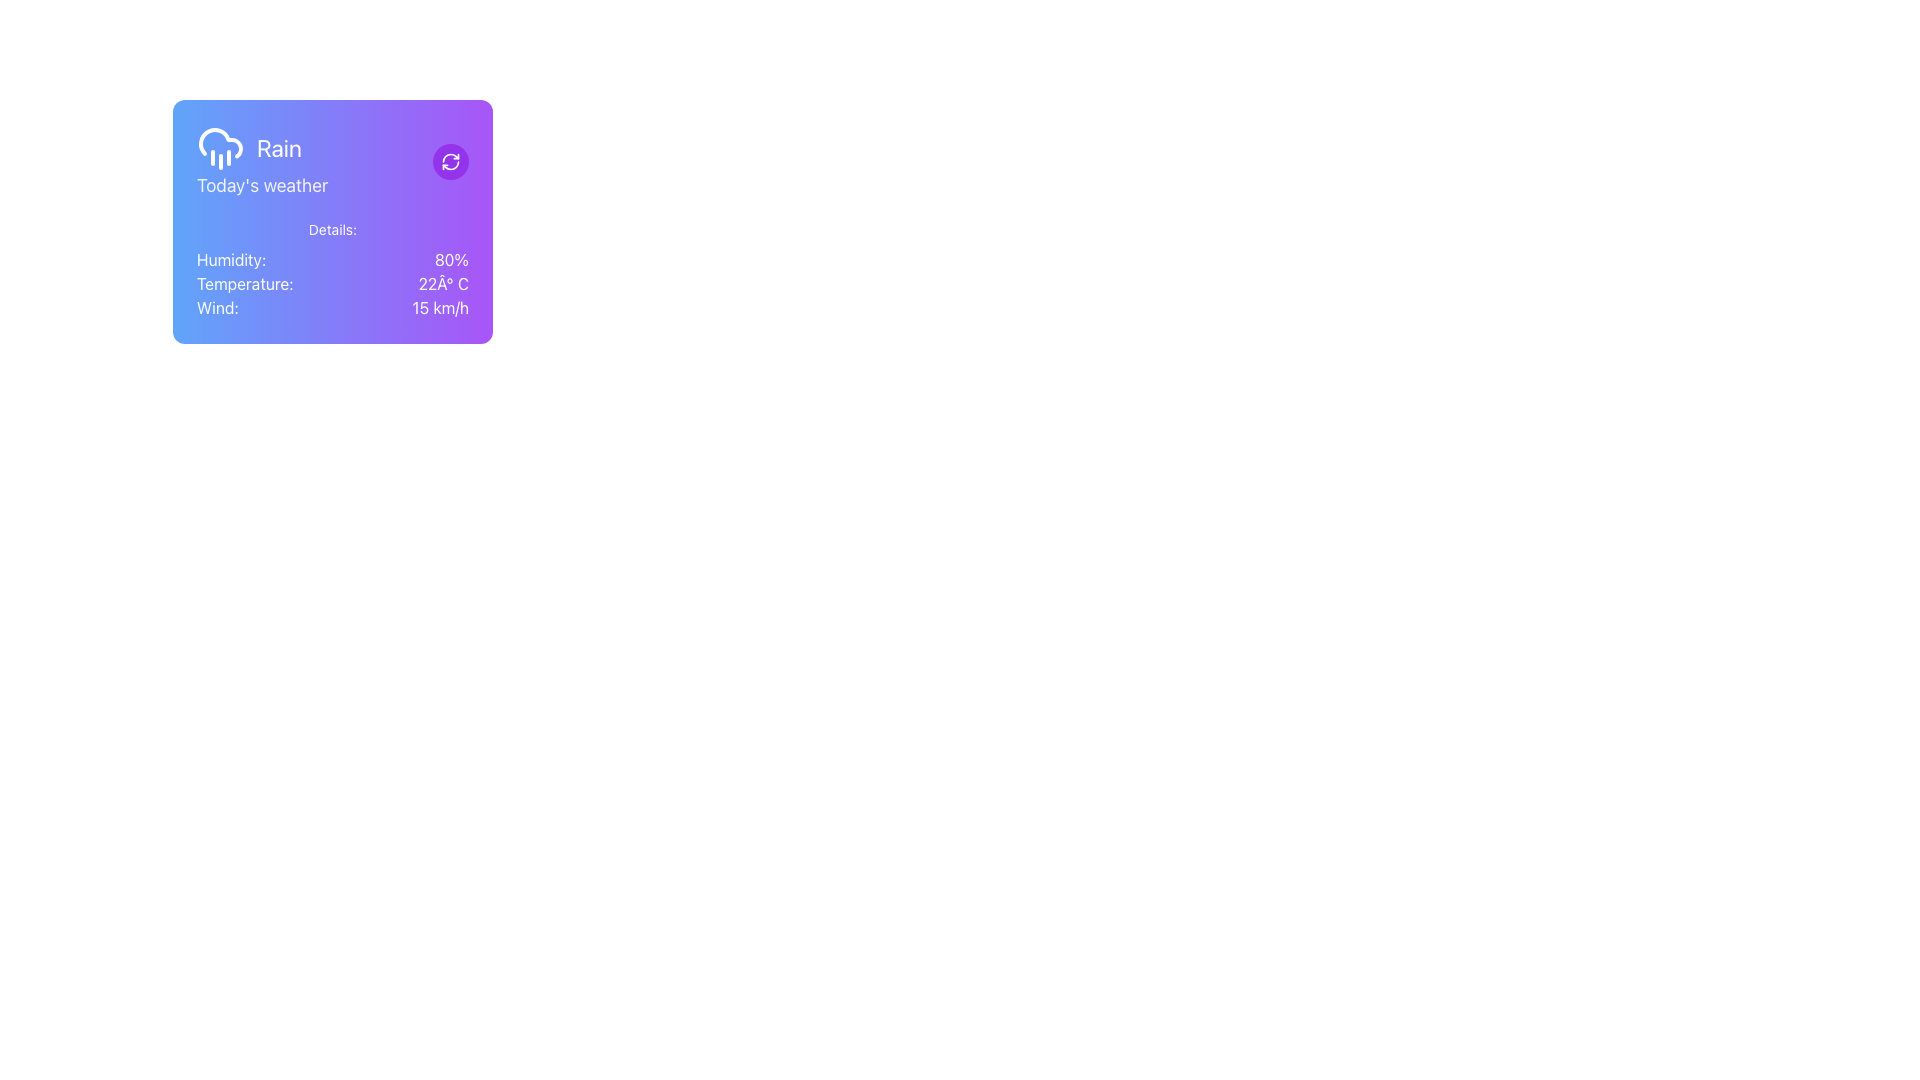 Image resolution: width=1920 pixels, height=1080 pixels. I want to click on the Text Label displaying 'Rain', which is positioned to the right of a cloud with rain icon in a weather information panel, so click(278, 146).